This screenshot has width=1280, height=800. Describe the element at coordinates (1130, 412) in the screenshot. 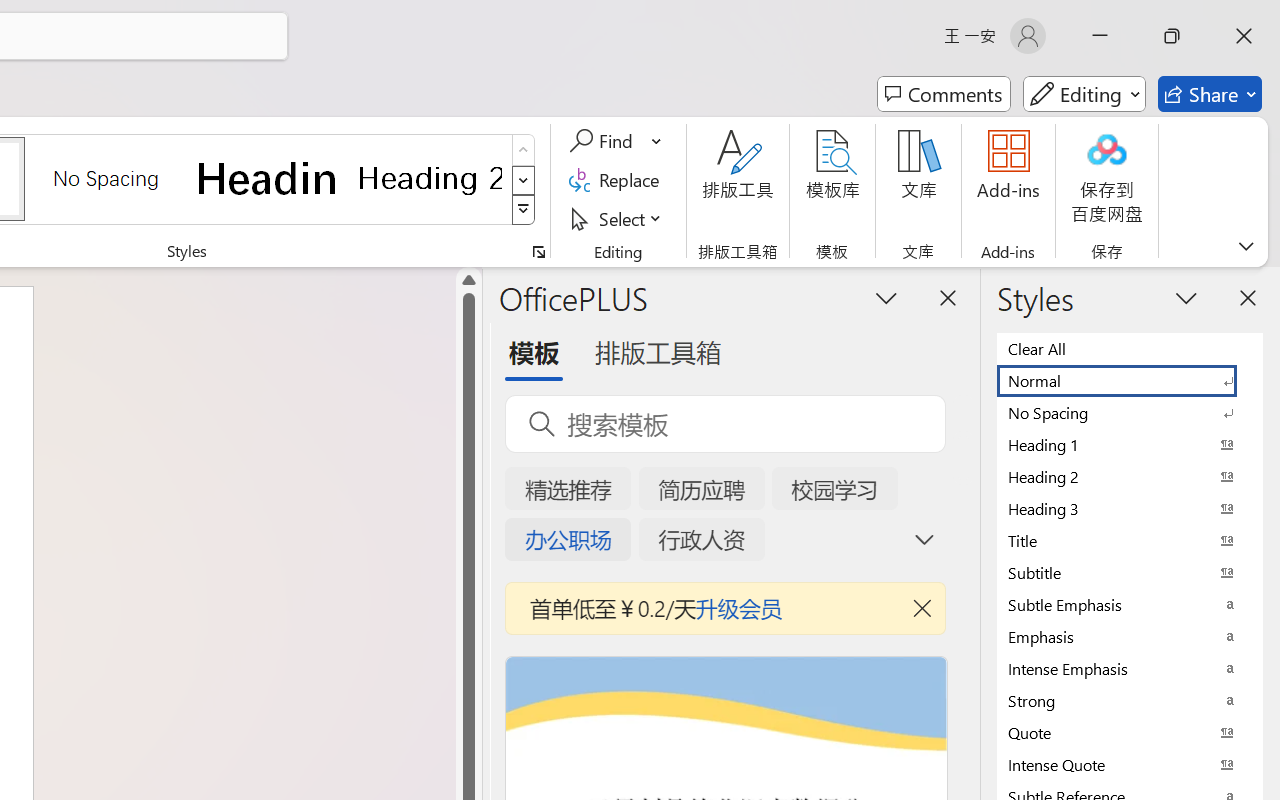

I see `'No Spacing'` at that location.